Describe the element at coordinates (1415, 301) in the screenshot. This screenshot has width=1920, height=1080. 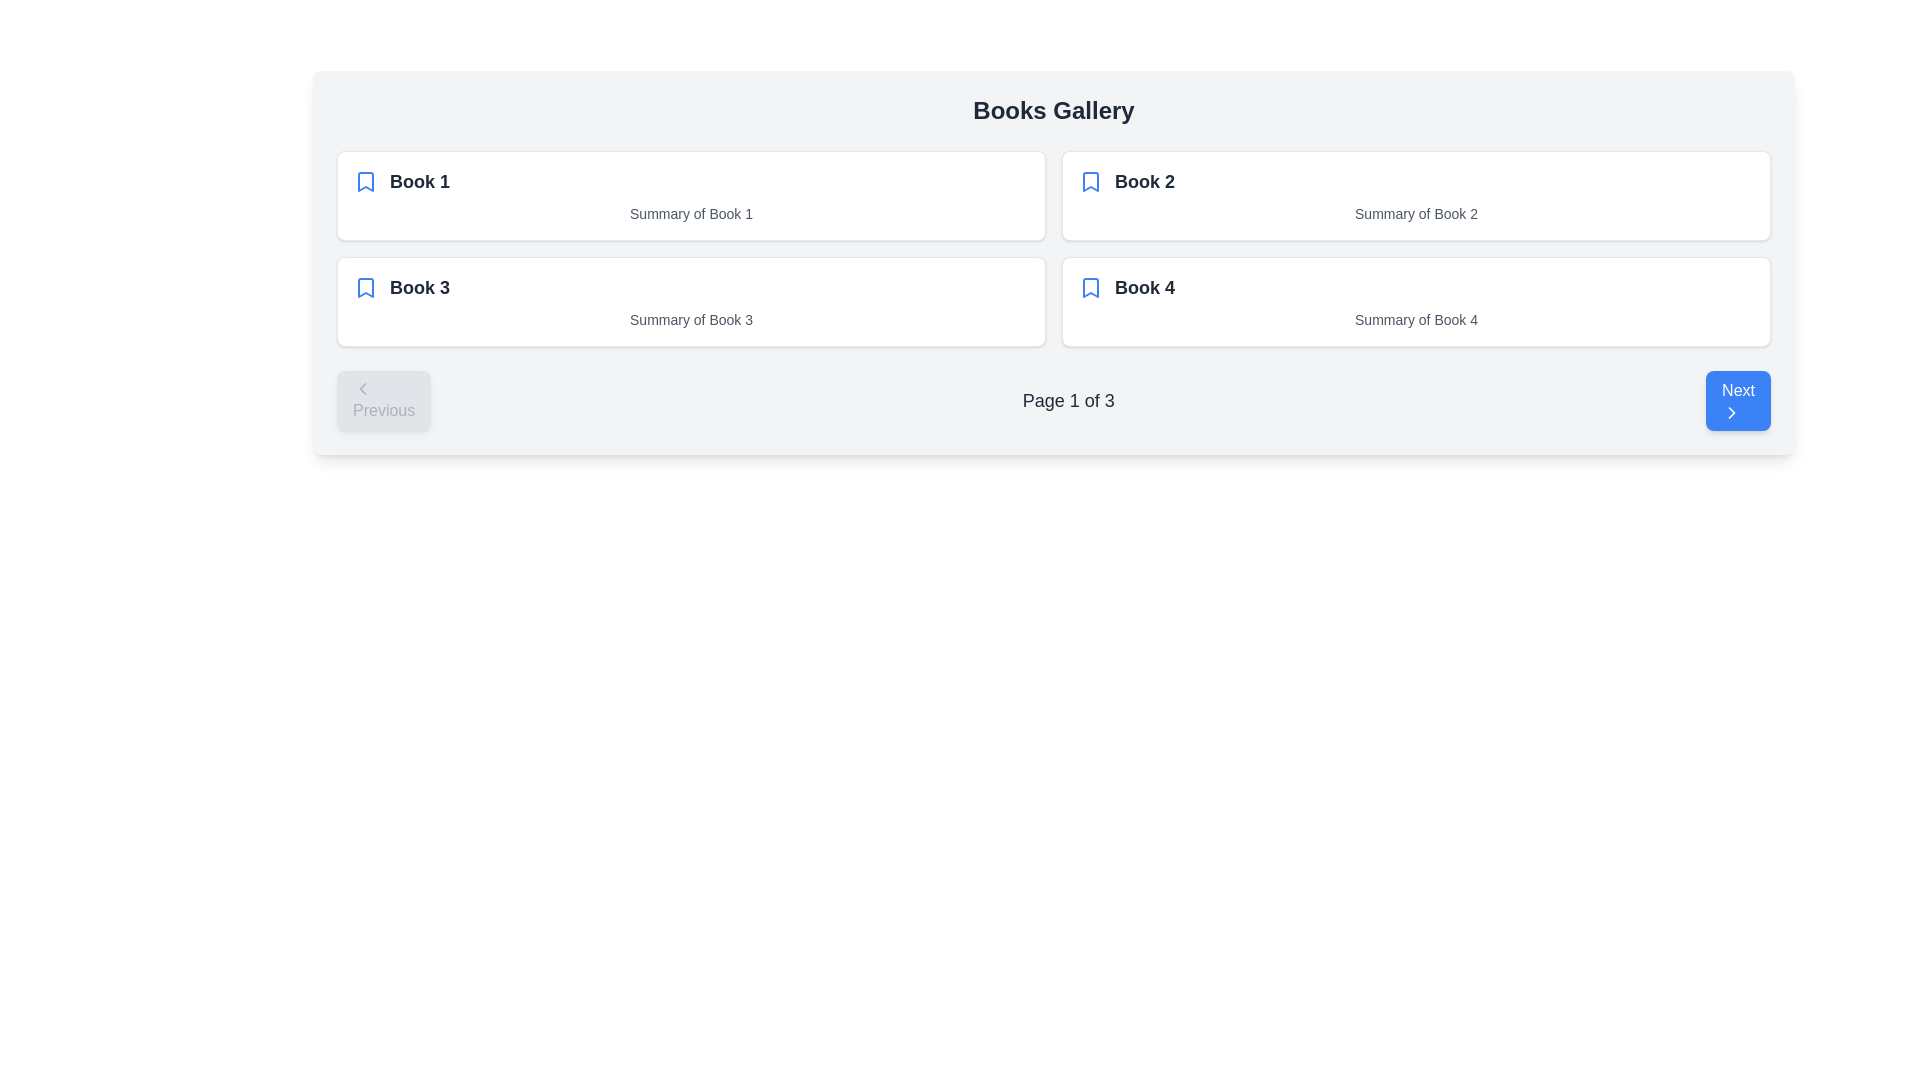
I see `the 'Book 4' card component` at that location.